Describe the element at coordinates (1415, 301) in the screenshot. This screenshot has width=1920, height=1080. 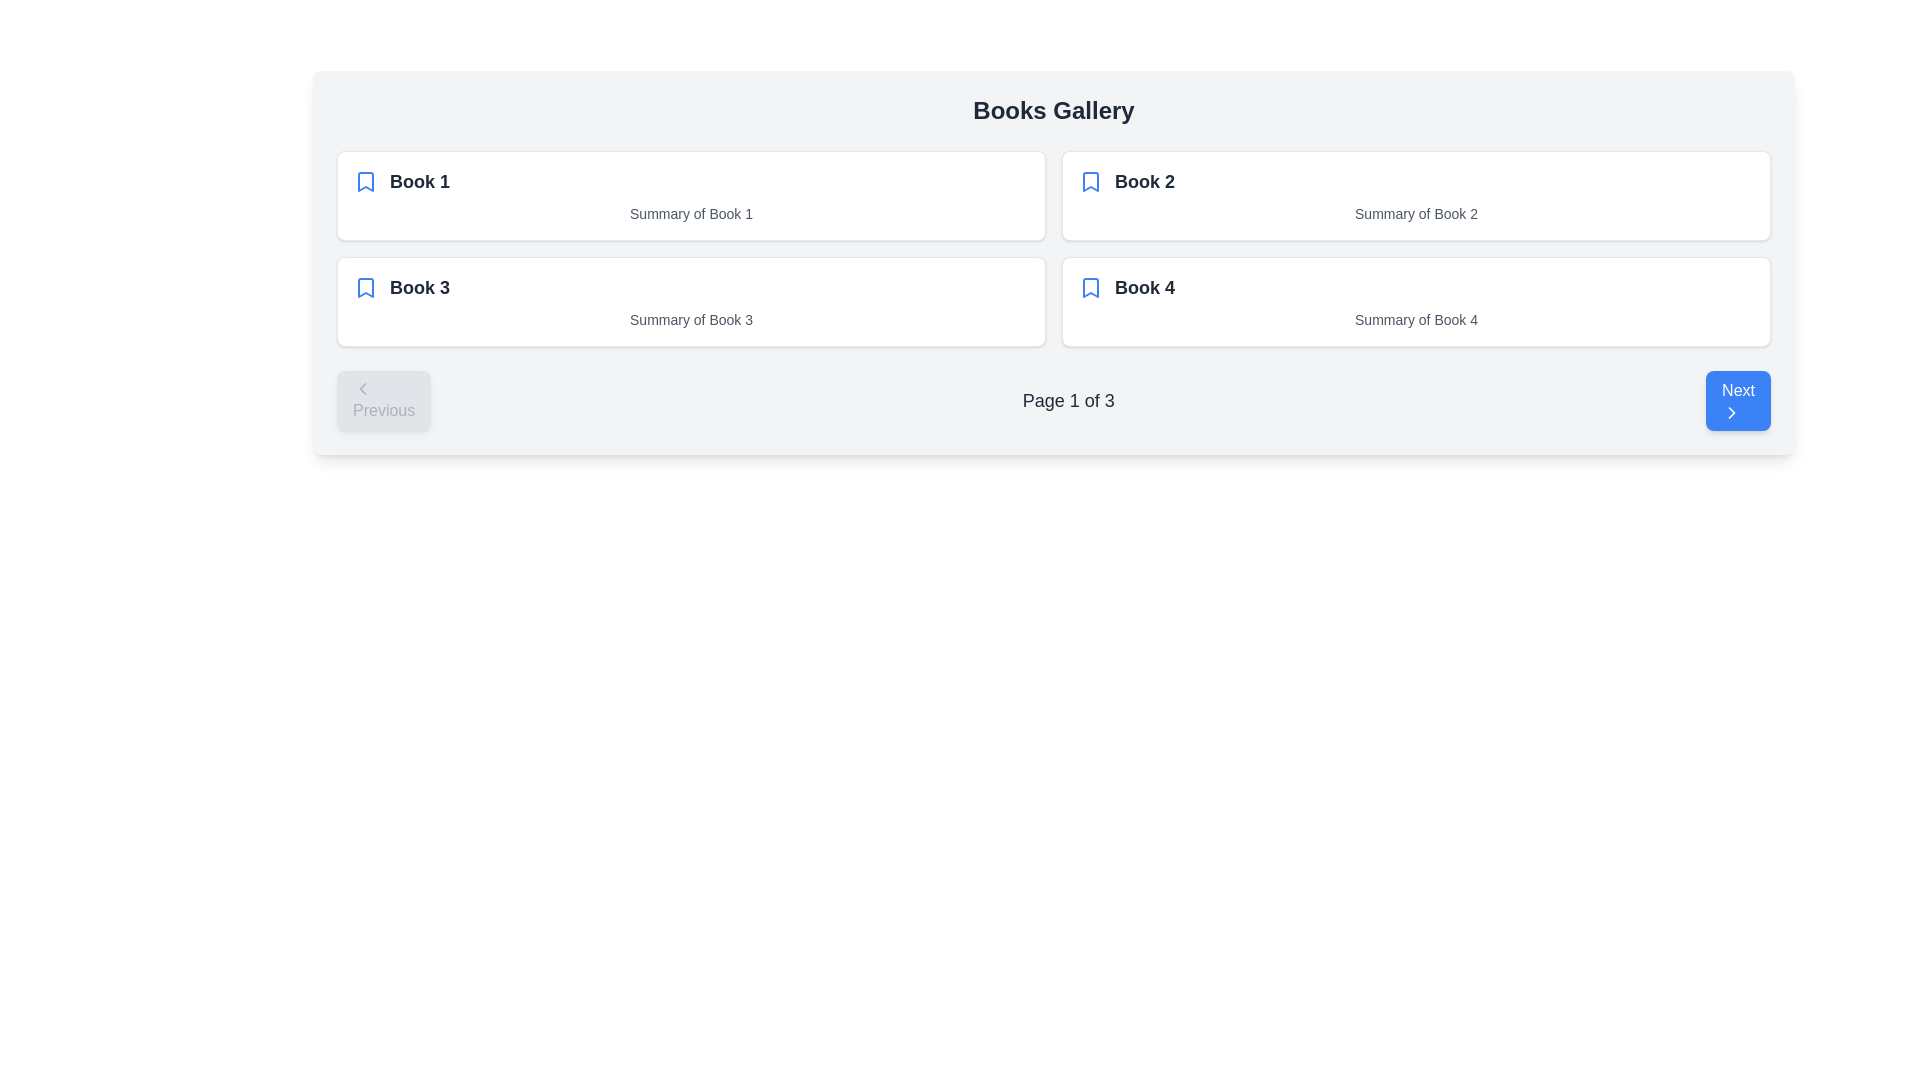
I see `the 'Book 4' card component` at that location.